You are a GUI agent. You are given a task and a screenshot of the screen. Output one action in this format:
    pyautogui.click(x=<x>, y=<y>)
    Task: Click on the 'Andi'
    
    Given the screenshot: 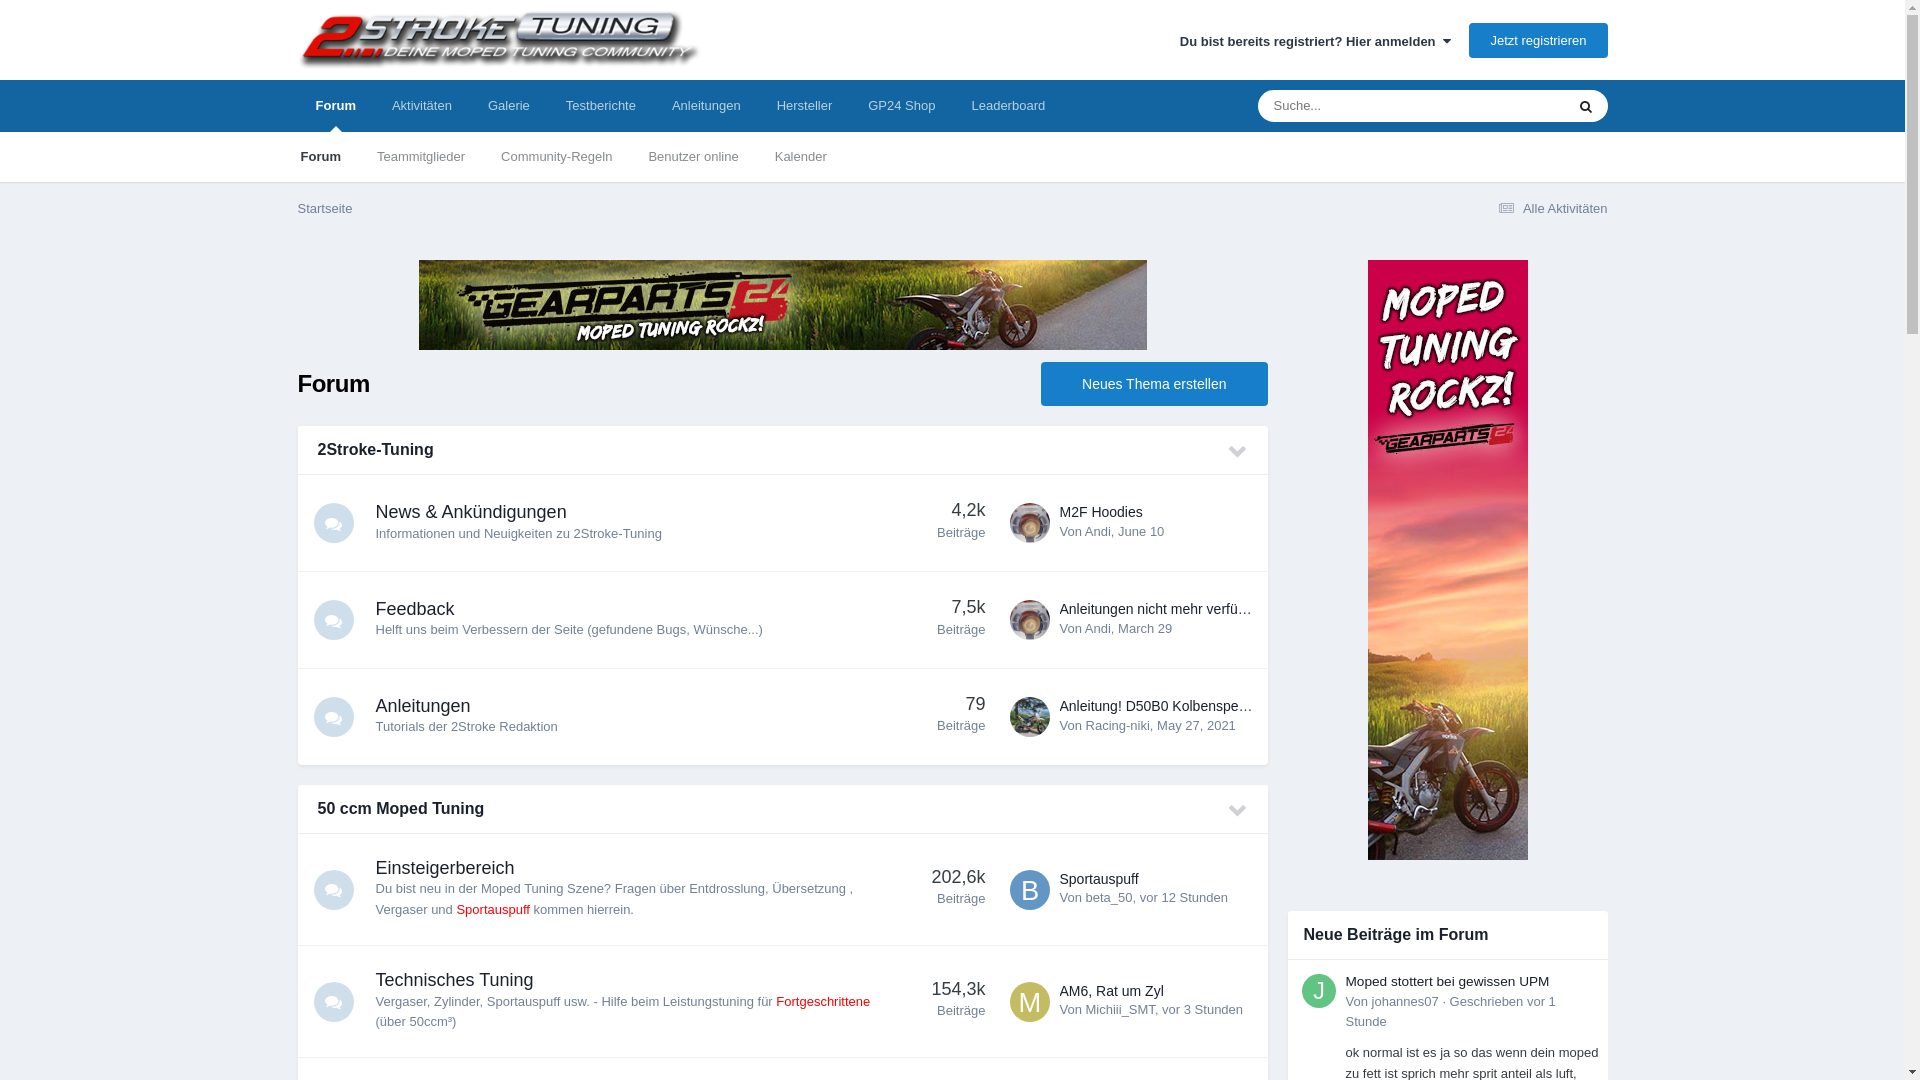 What is the action you would take?
    pyautogui.click(x=1097, y=530)
    